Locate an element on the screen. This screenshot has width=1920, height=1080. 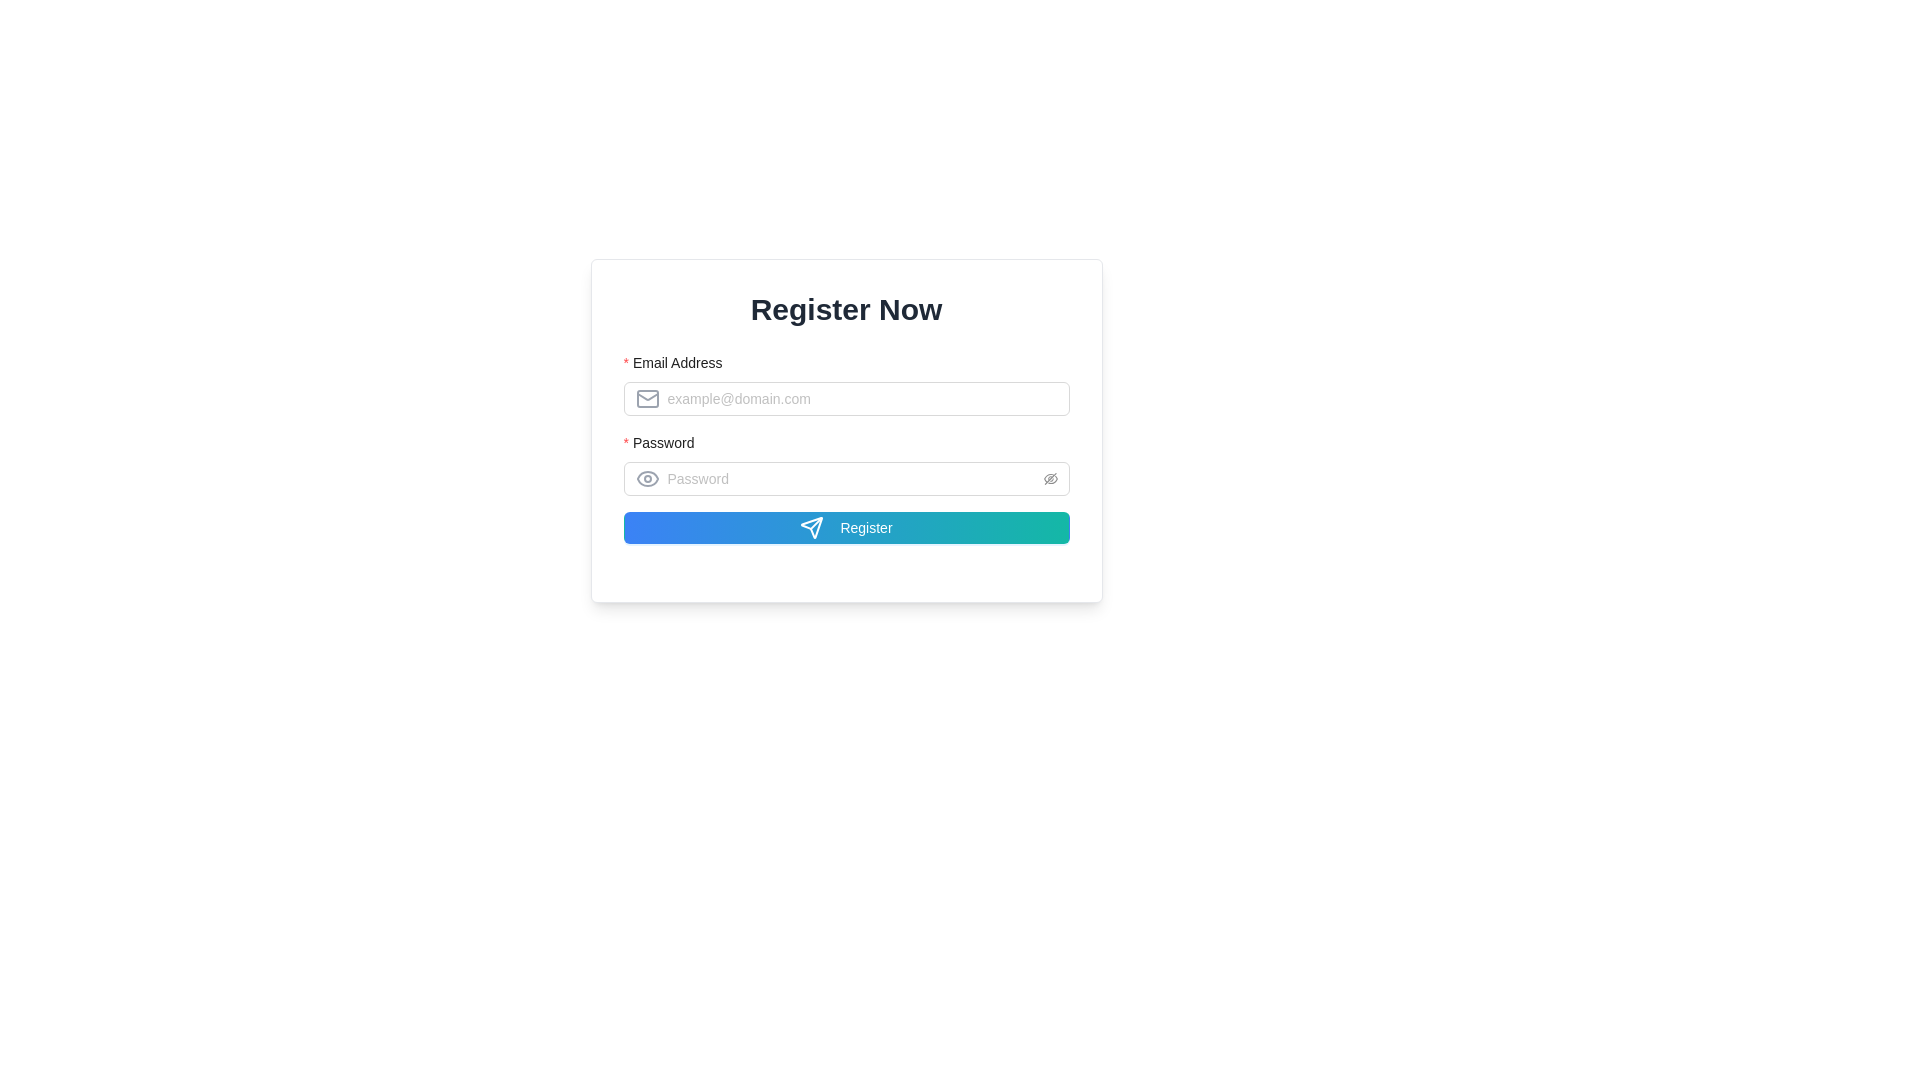
the decorative icon located to the left of the 'Email Address' text input field in the registration form is located at coordinates (647, 398).